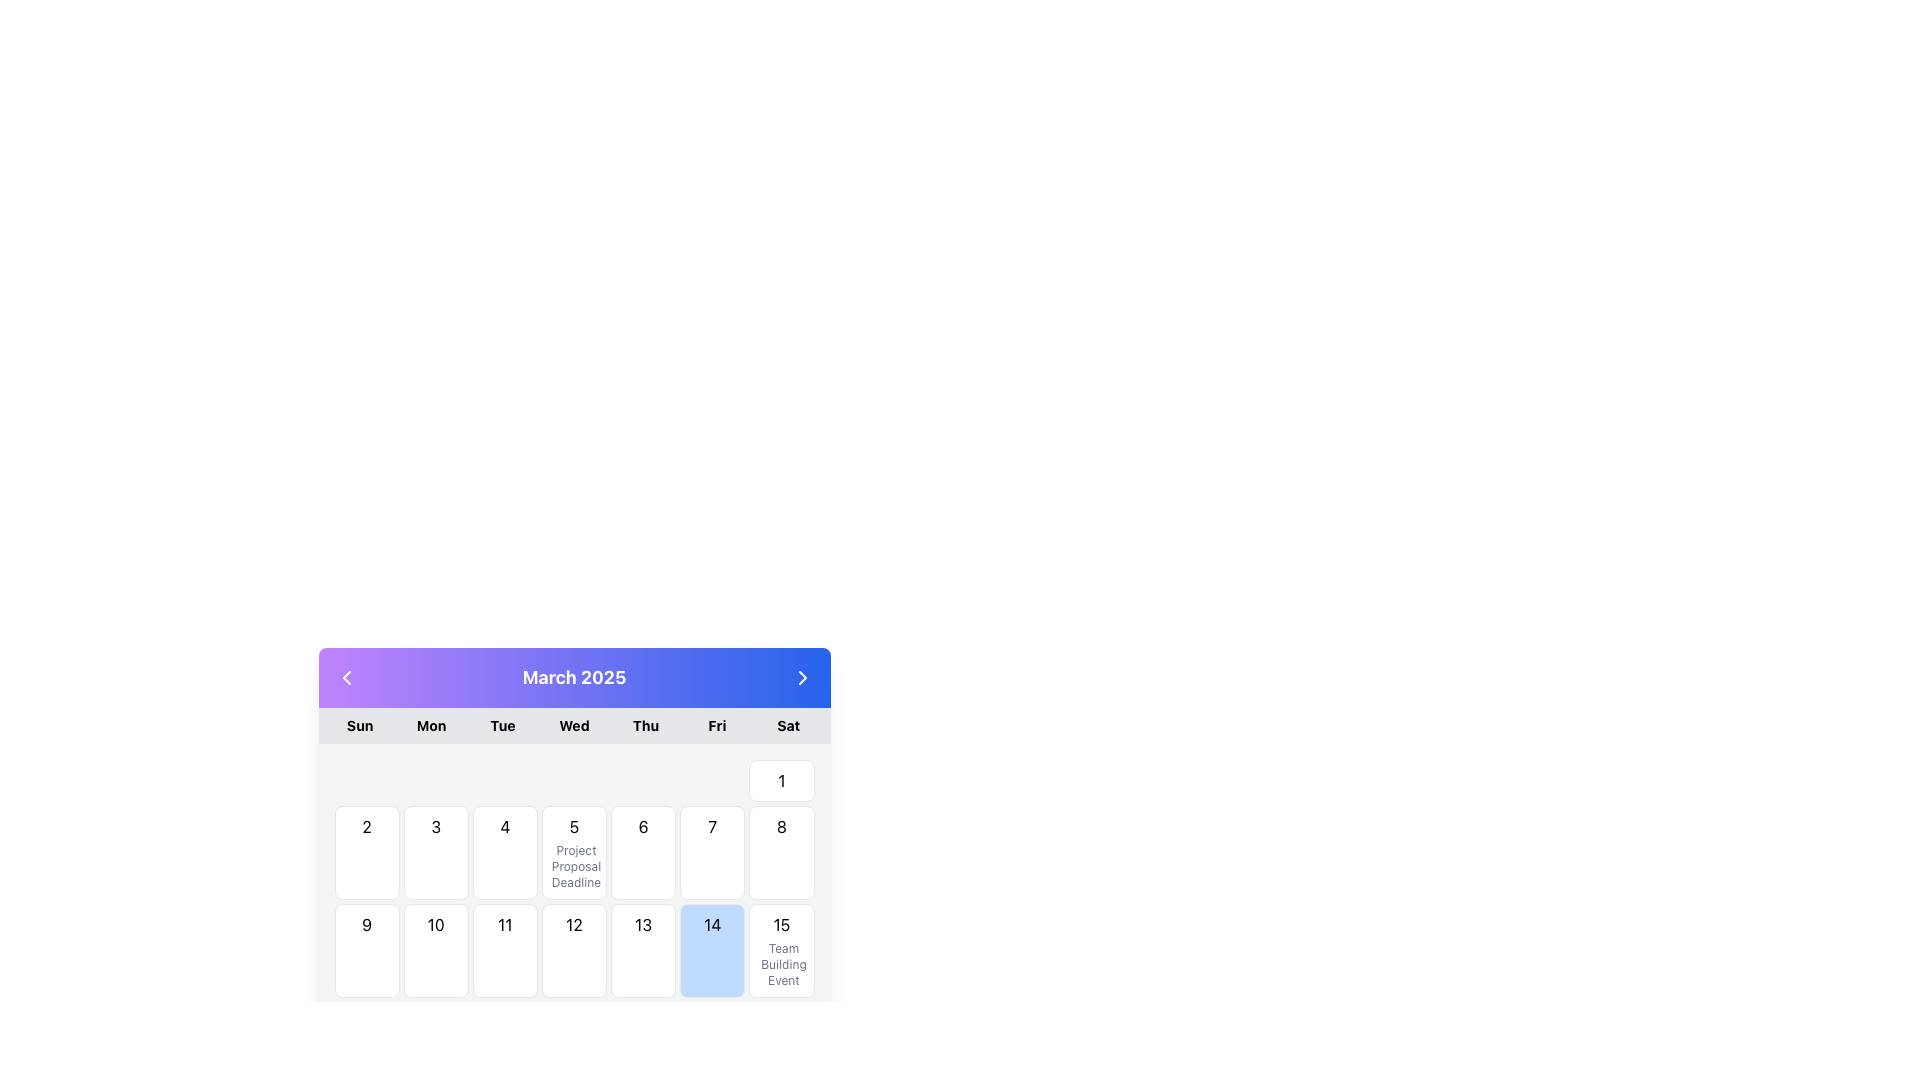  I want to click on the Date button for March 7th, 2025 in the calendar grid, so click(712, 852).